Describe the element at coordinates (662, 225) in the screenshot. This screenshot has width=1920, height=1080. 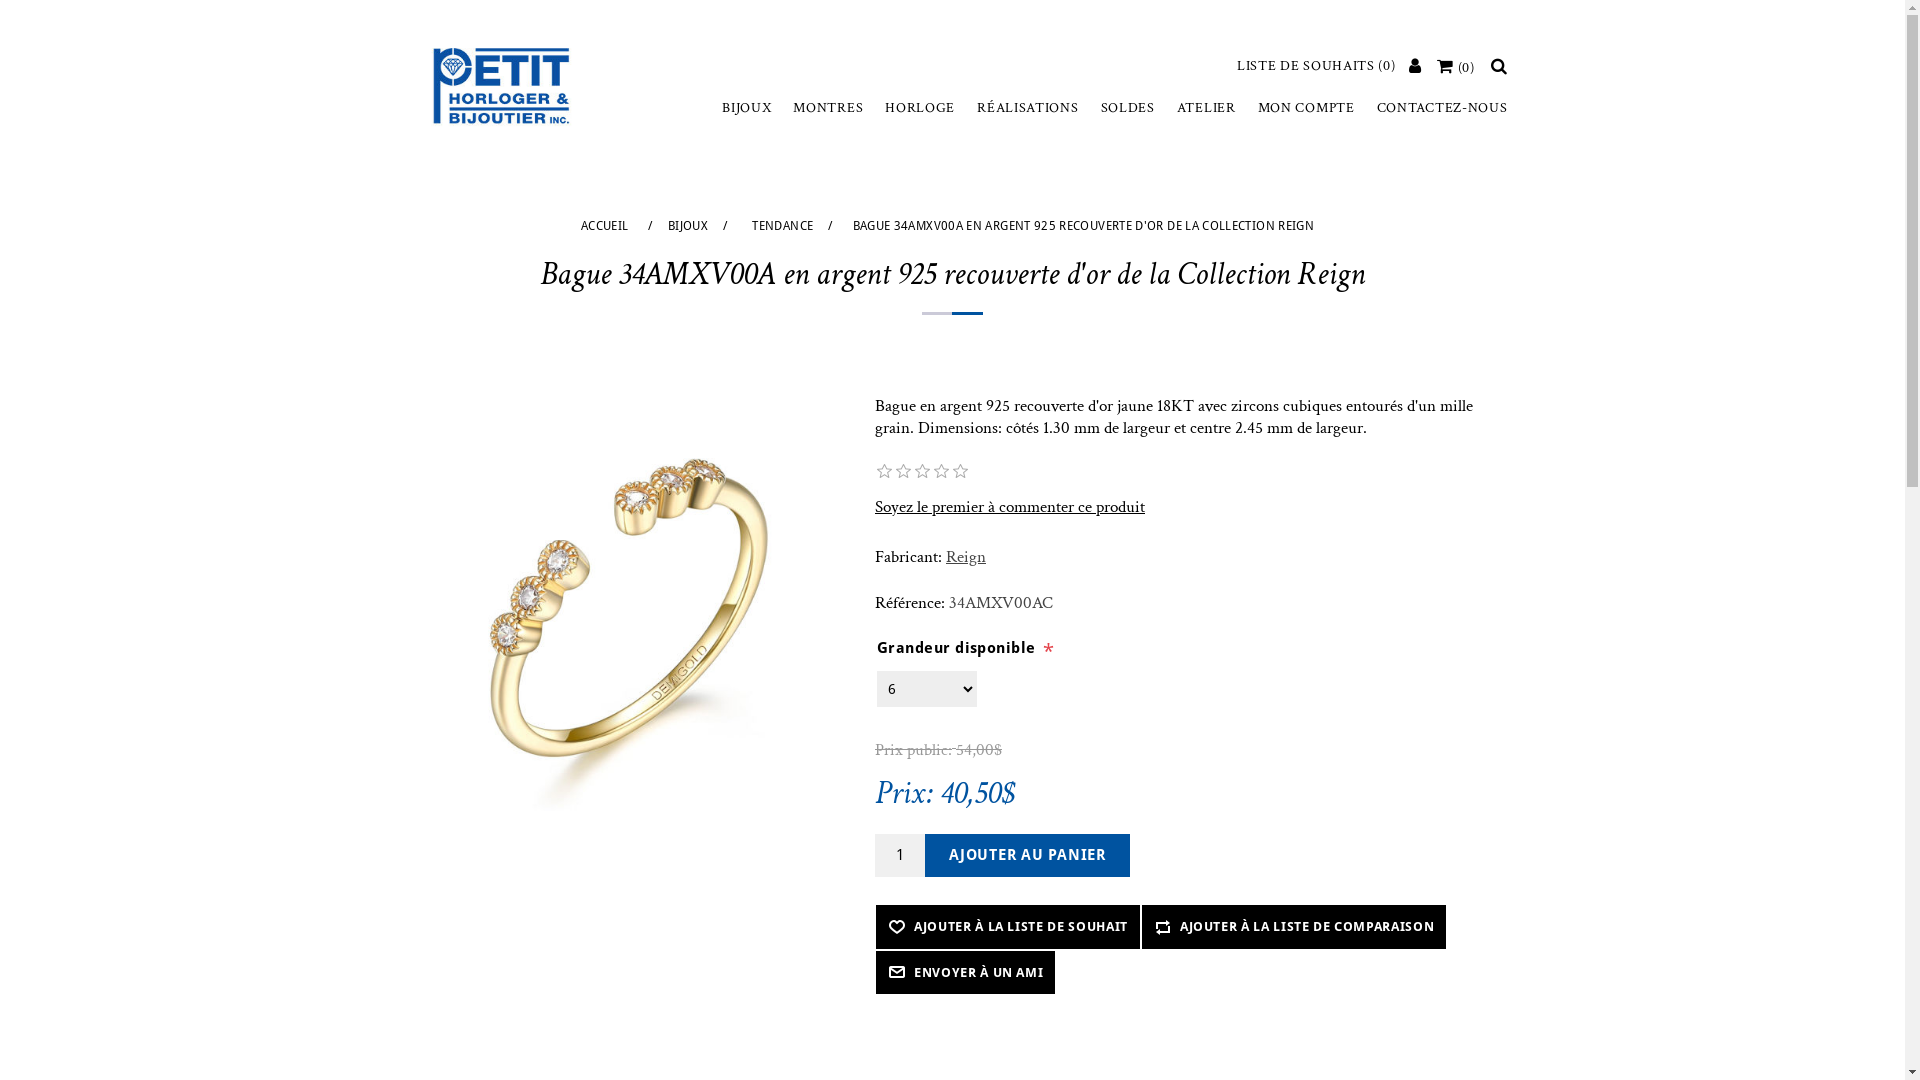
I see `'BIJOUX'` at that location.